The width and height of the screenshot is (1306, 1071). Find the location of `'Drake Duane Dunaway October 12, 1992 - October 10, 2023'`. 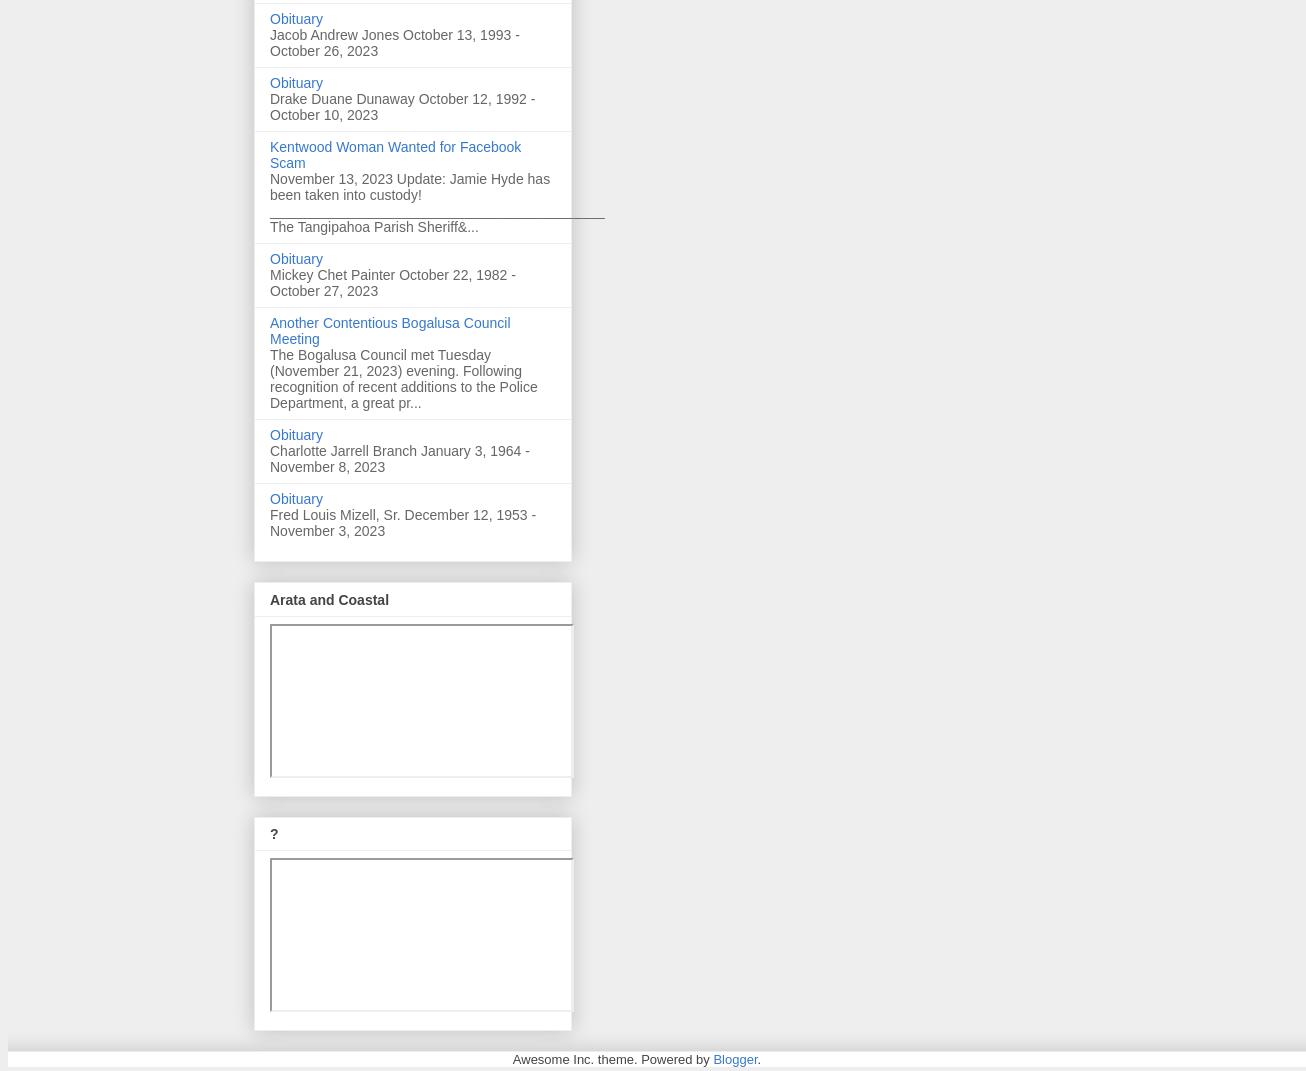

'Drake Duane Dunaway October 12, 1992 - October 10, 2023' is located at coordinates (402, 106).